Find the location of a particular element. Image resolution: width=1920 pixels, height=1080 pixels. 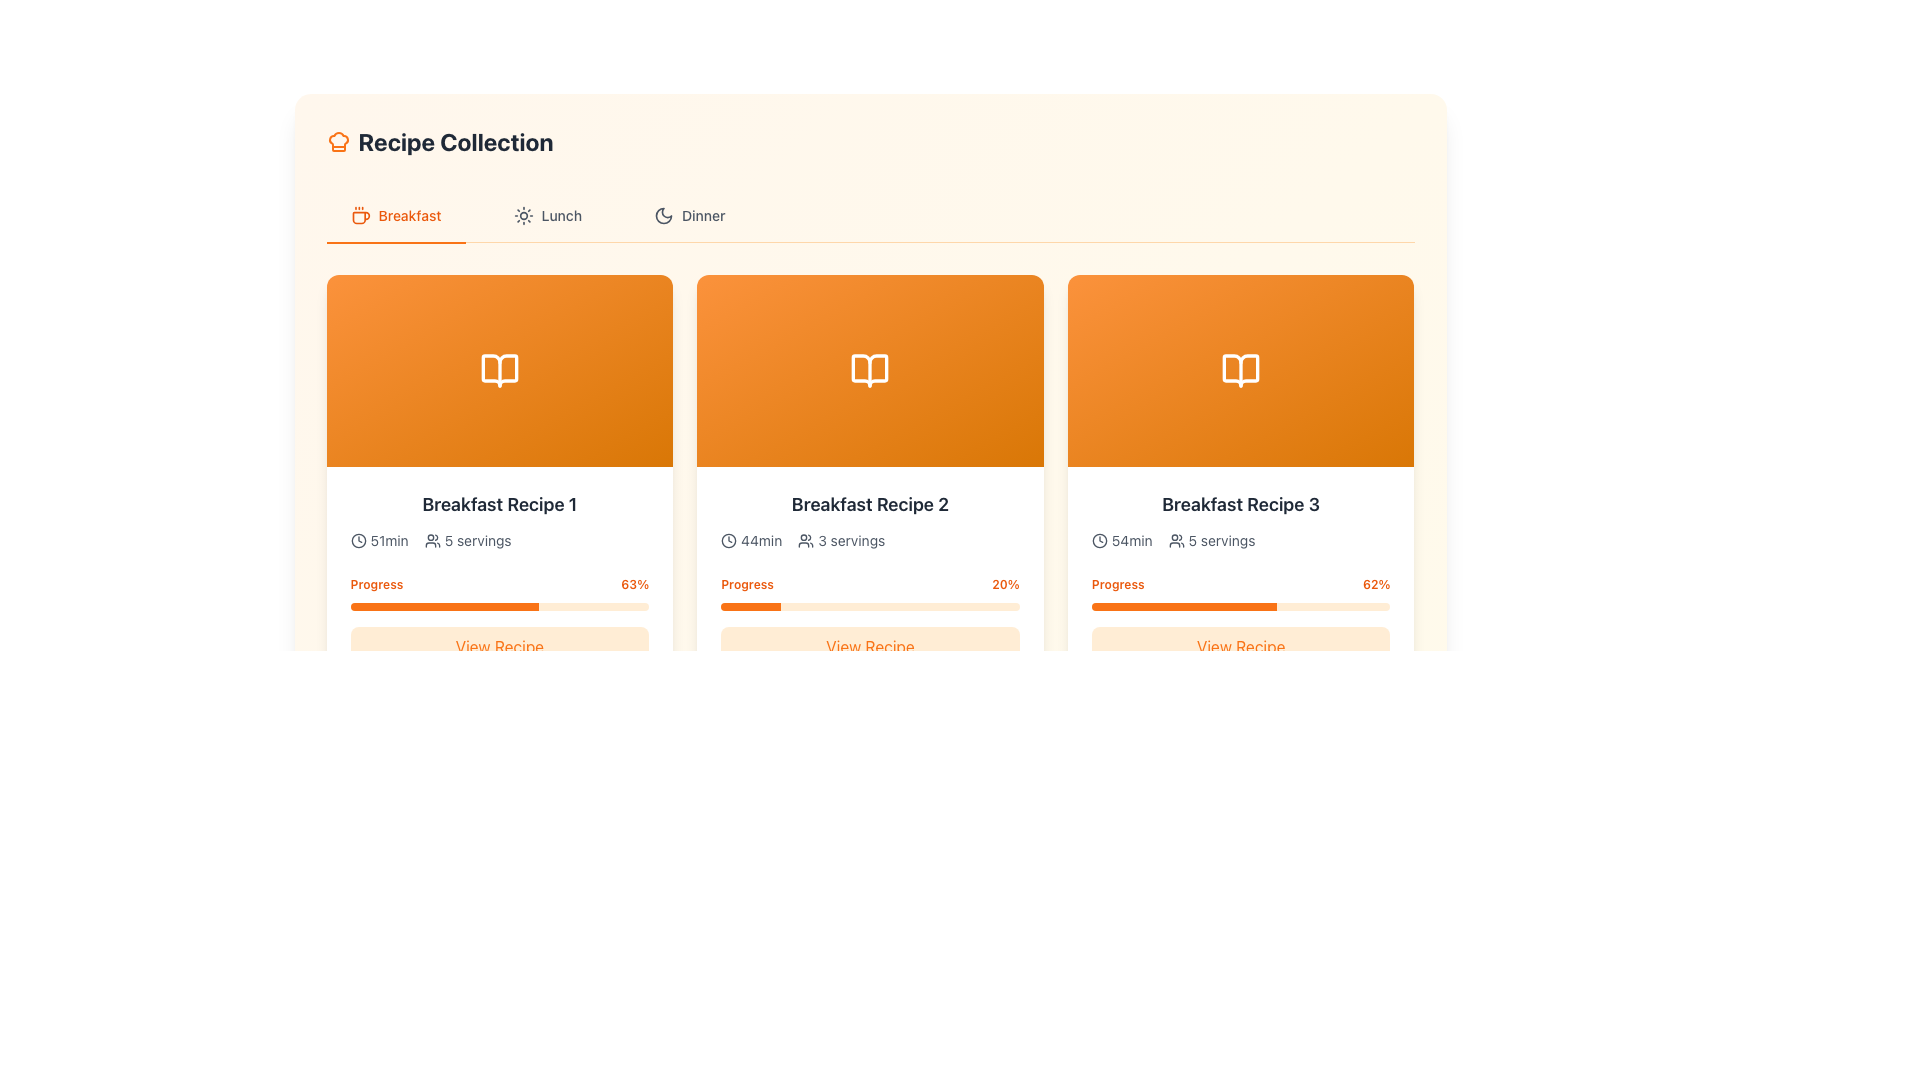

the text block labeled 'Breakfast Recipe 2', which is styled in bold, large font and located in the central card of the recipe cards is located at coordinates (870, 504).